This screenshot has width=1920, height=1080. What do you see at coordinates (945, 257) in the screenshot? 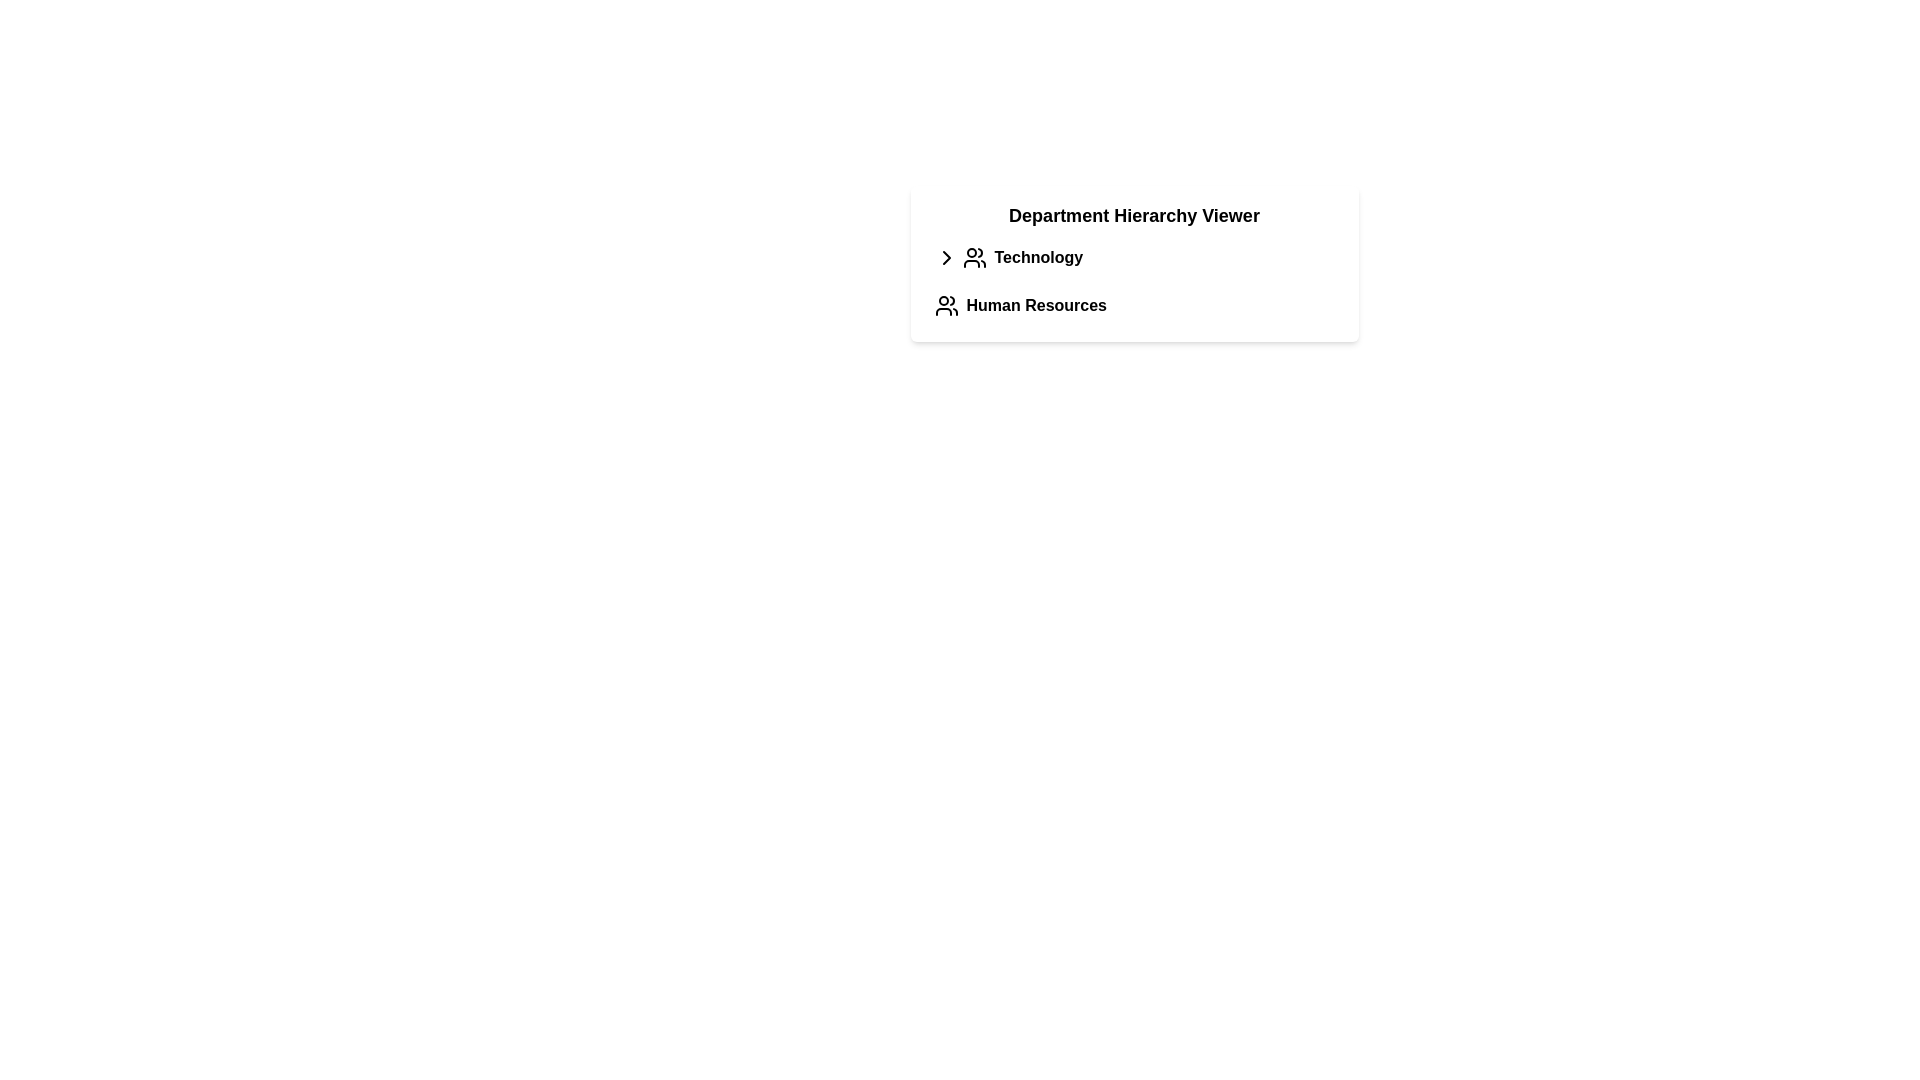
I see `the chevron icon located to the immediate left of the 'Technology' text label, which is the first in the list of department indicators` at bounding box center [945, 257].